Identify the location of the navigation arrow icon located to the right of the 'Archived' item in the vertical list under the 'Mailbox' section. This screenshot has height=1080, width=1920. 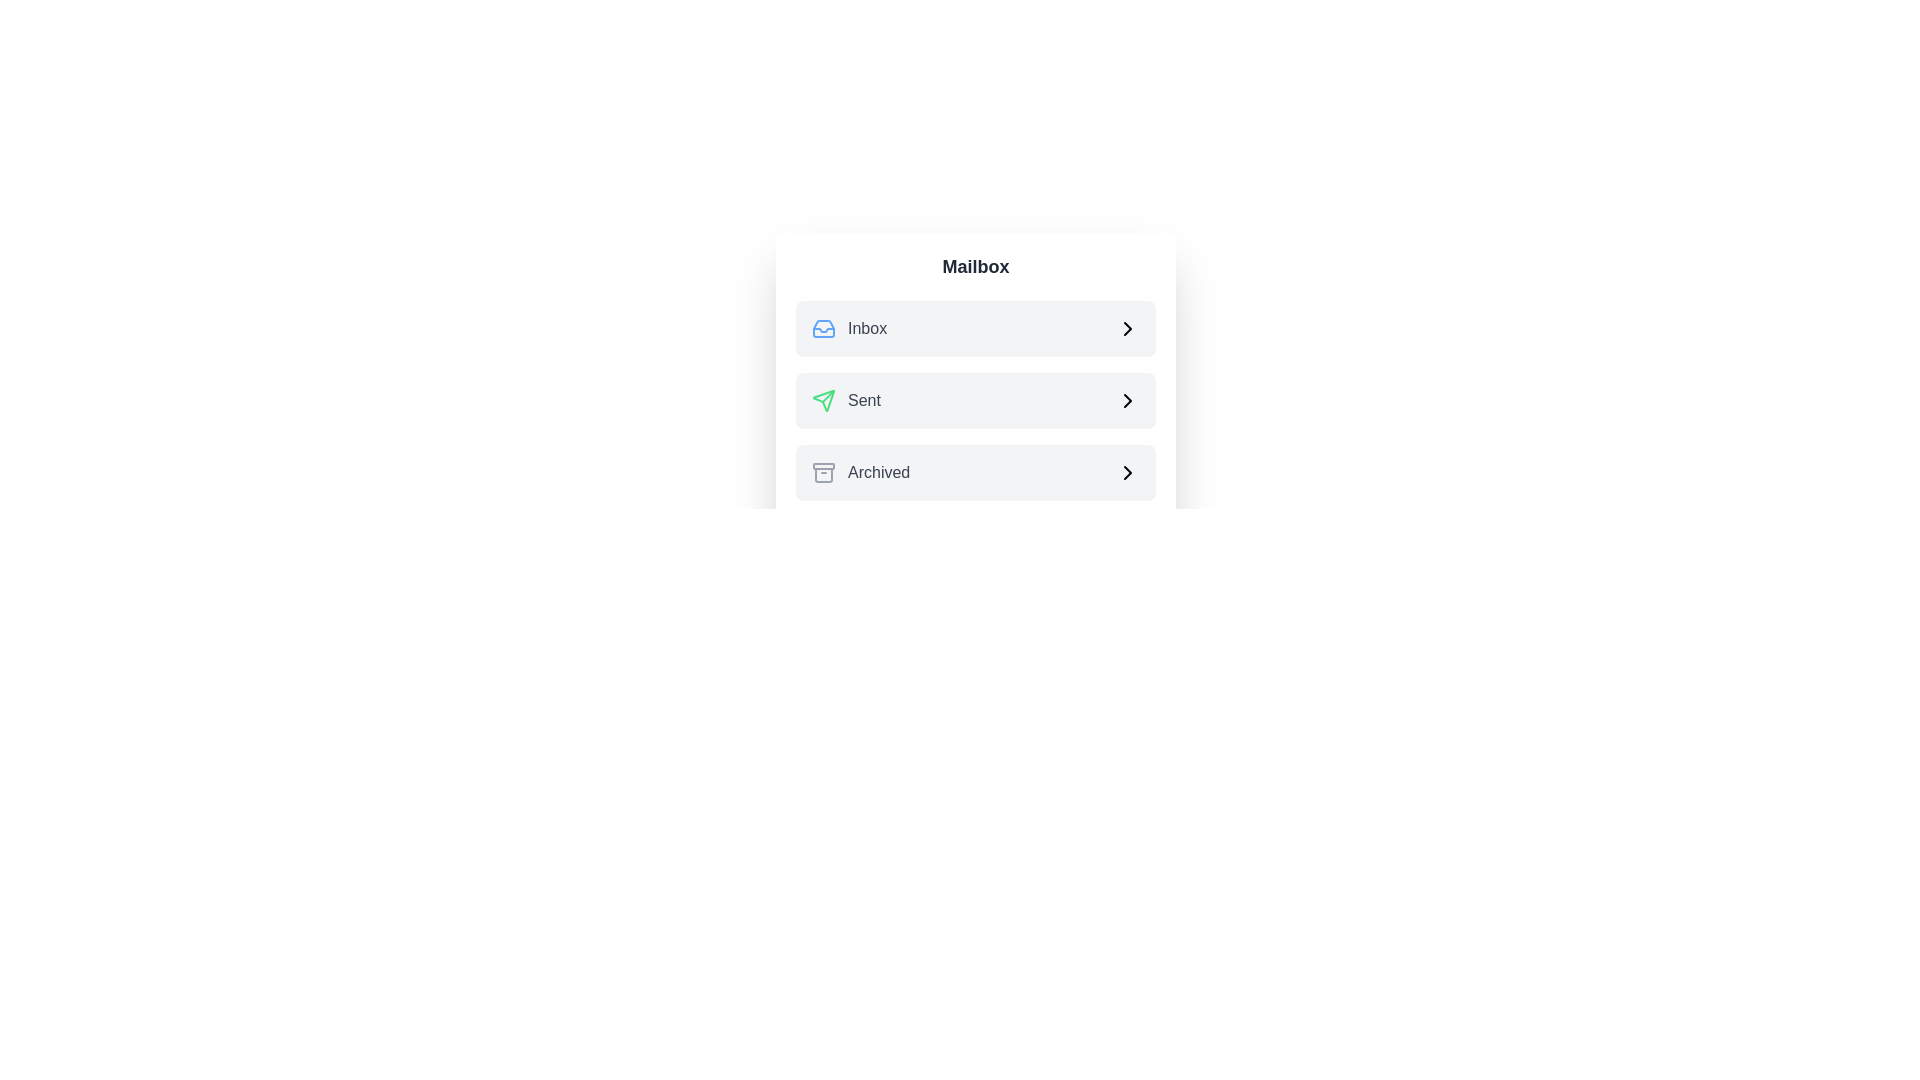
(1128, 473).